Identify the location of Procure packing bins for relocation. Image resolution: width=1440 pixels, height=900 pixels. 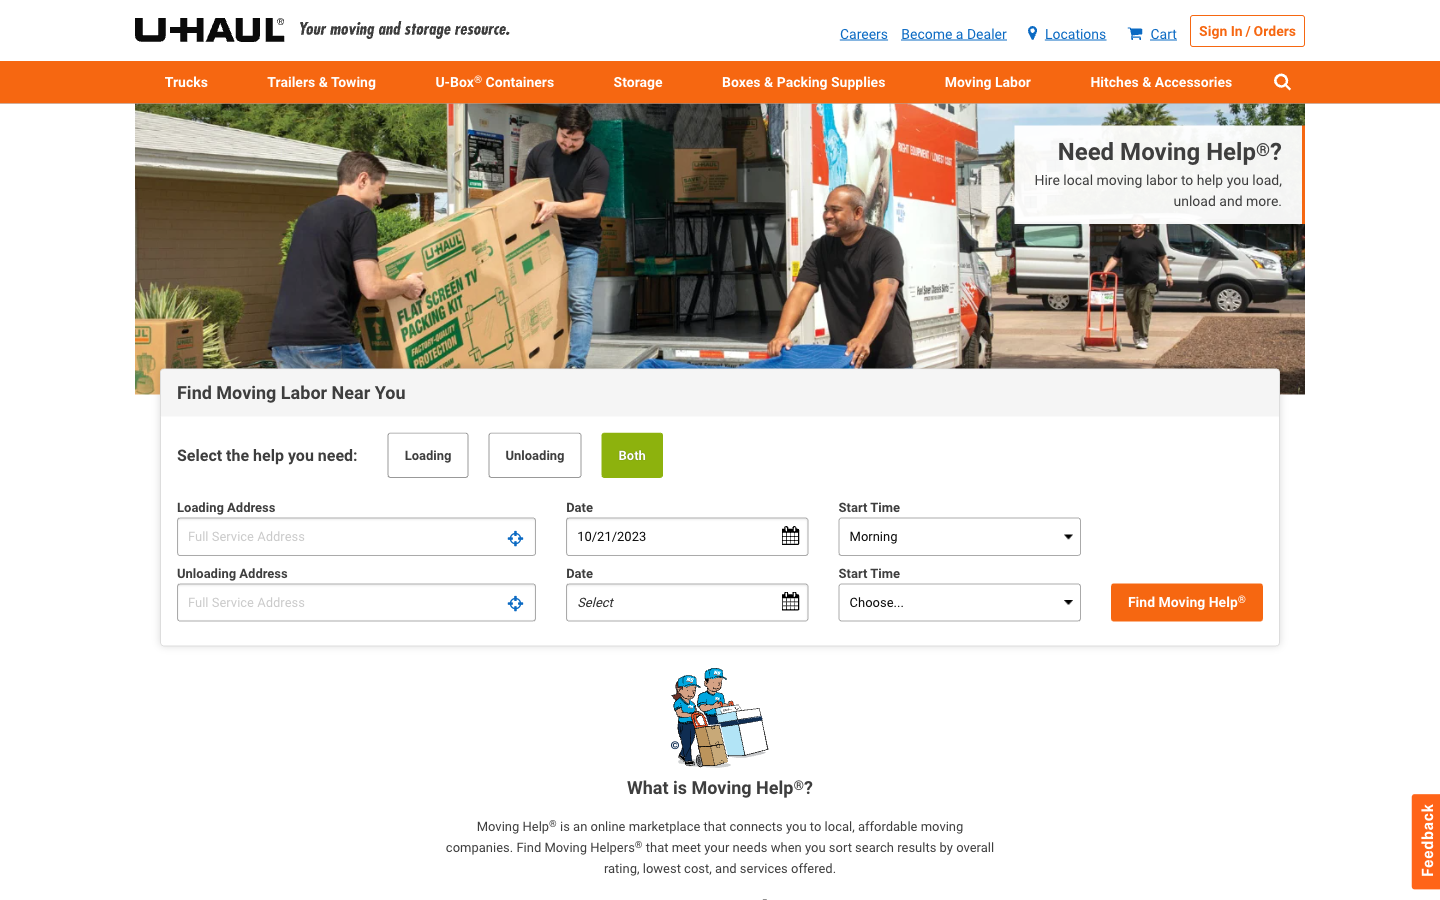
(494, 80).